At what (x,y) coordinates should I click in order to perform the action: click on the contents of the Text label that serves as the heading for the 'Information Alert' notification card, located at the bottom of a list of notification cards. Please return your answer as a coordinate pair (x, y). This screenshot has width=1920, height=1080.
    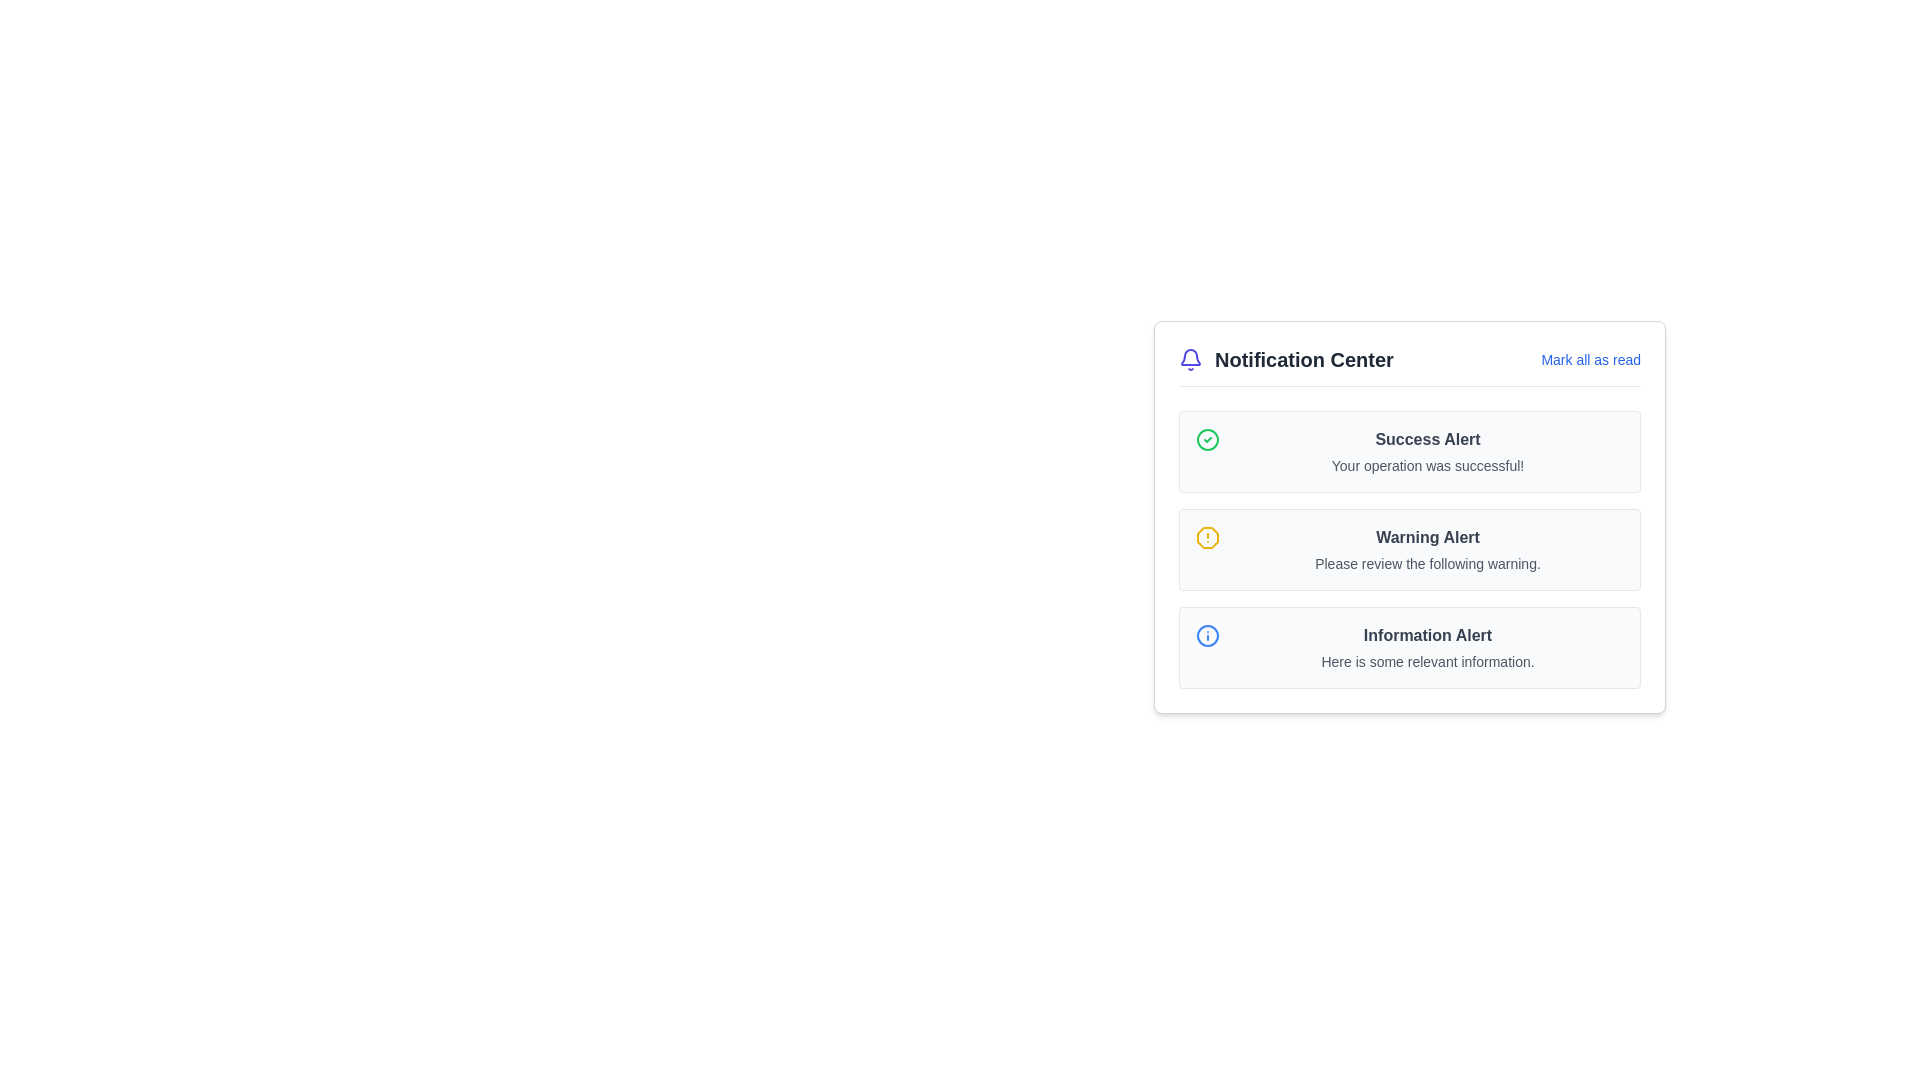
    Looking at the image, I should click on (1427, 636).